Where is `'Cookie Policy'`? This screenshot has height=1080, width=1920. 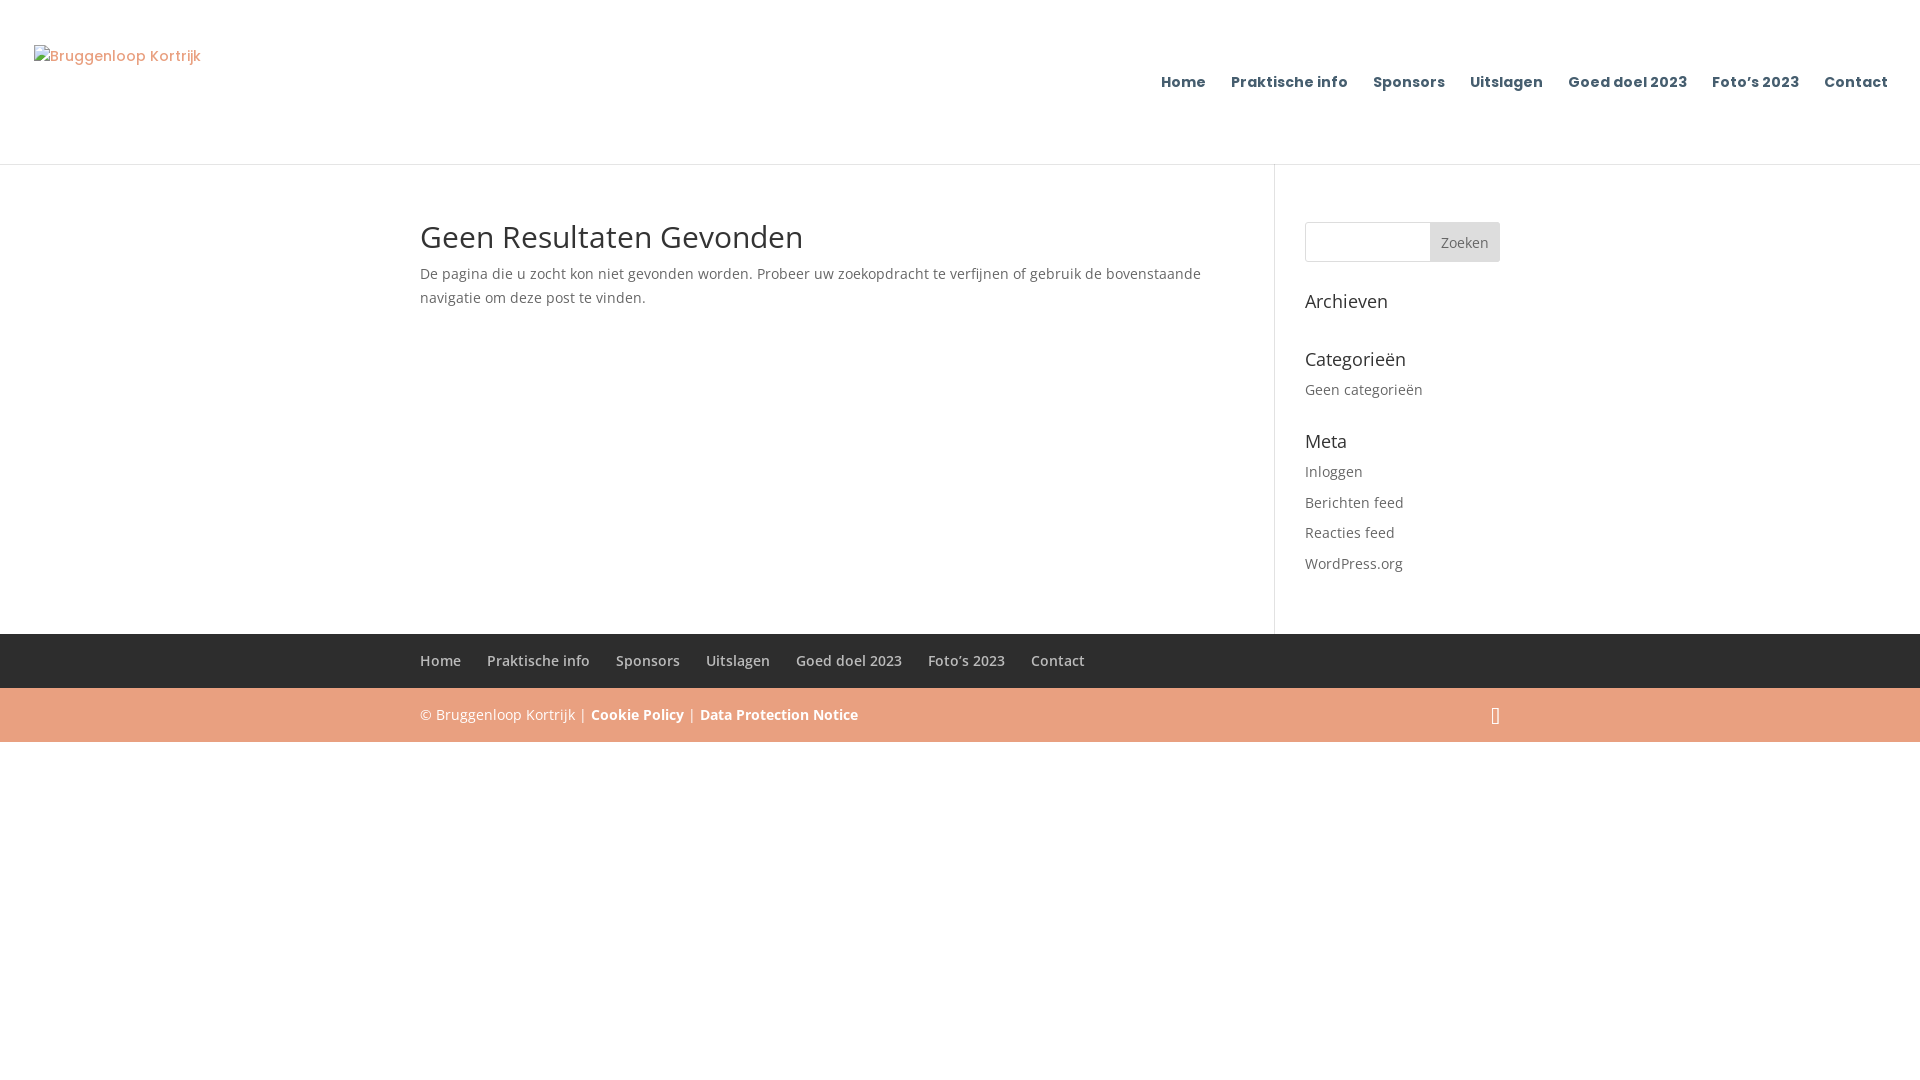
'Cookie Policy' is located at coordinates (589, 713).